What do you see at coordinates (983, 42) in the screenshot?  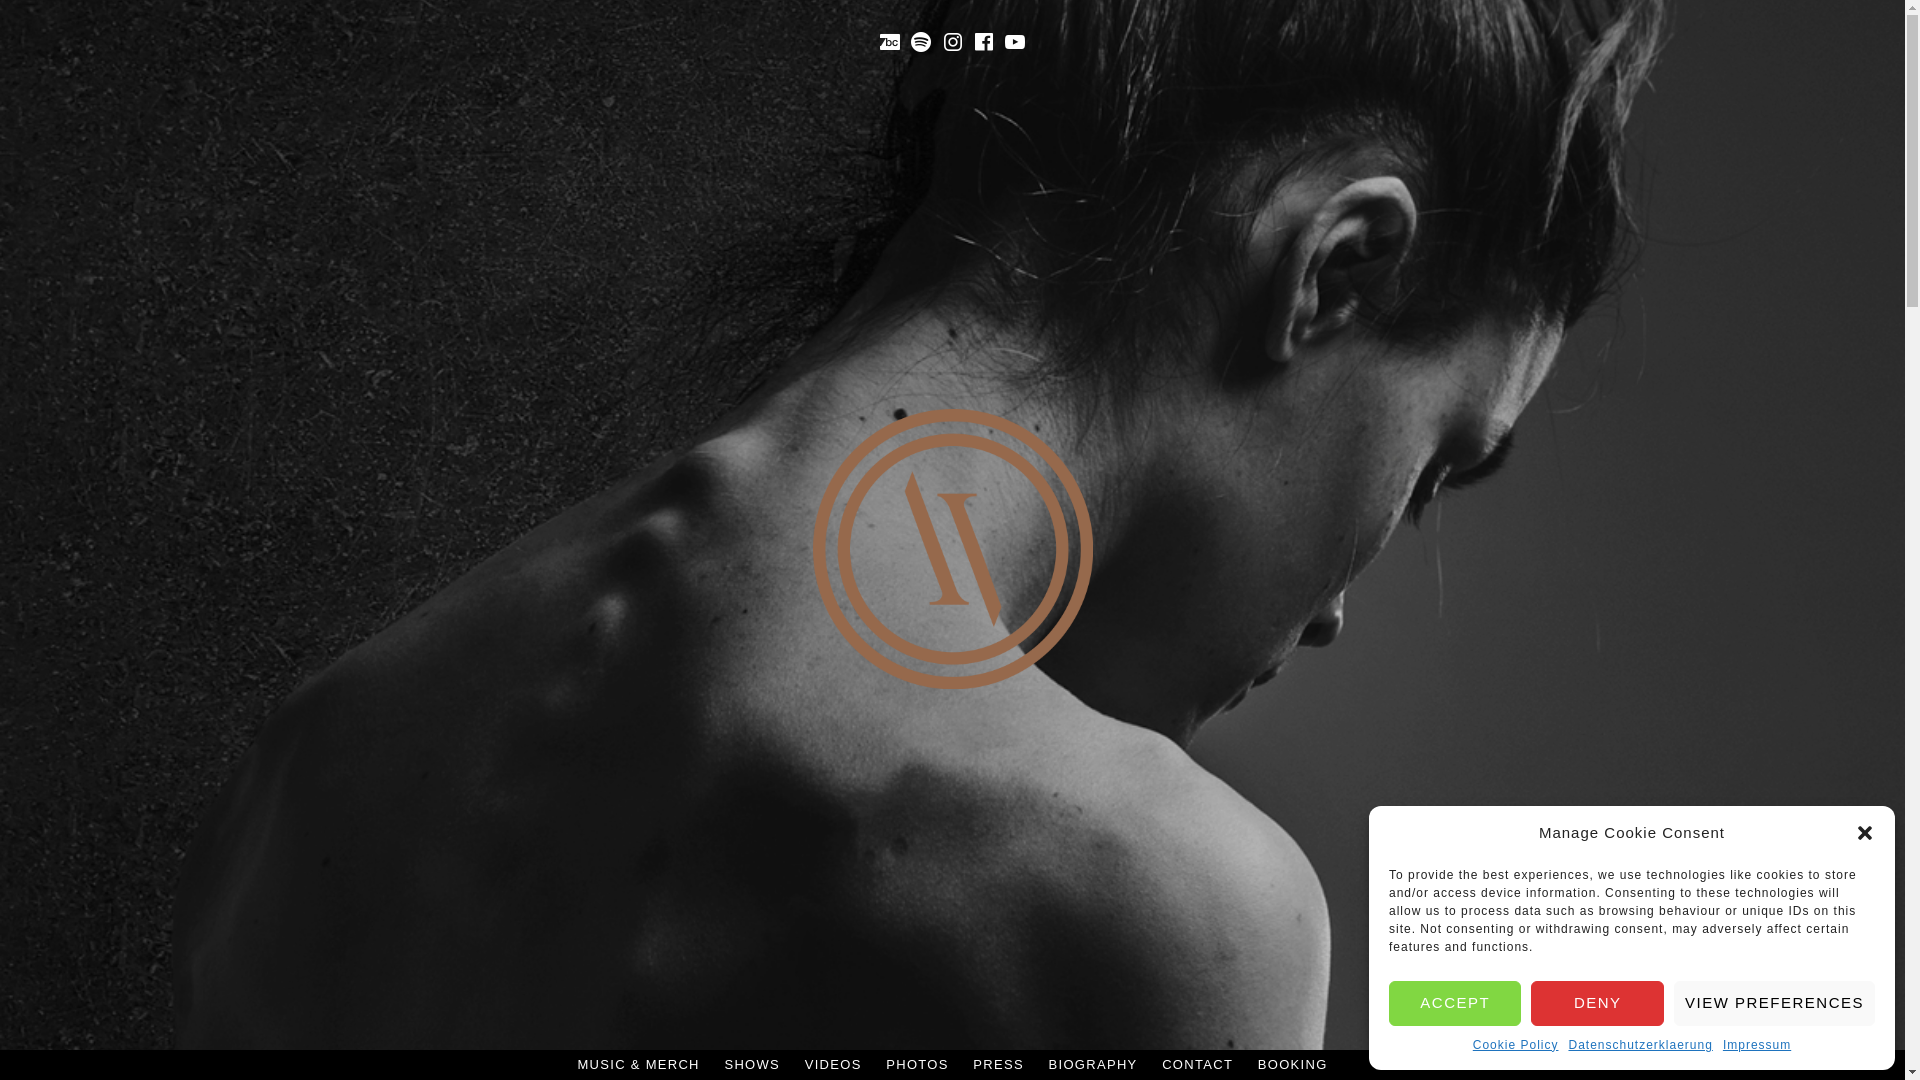 I see `'Facebook'` at bounding box center [983, 42].